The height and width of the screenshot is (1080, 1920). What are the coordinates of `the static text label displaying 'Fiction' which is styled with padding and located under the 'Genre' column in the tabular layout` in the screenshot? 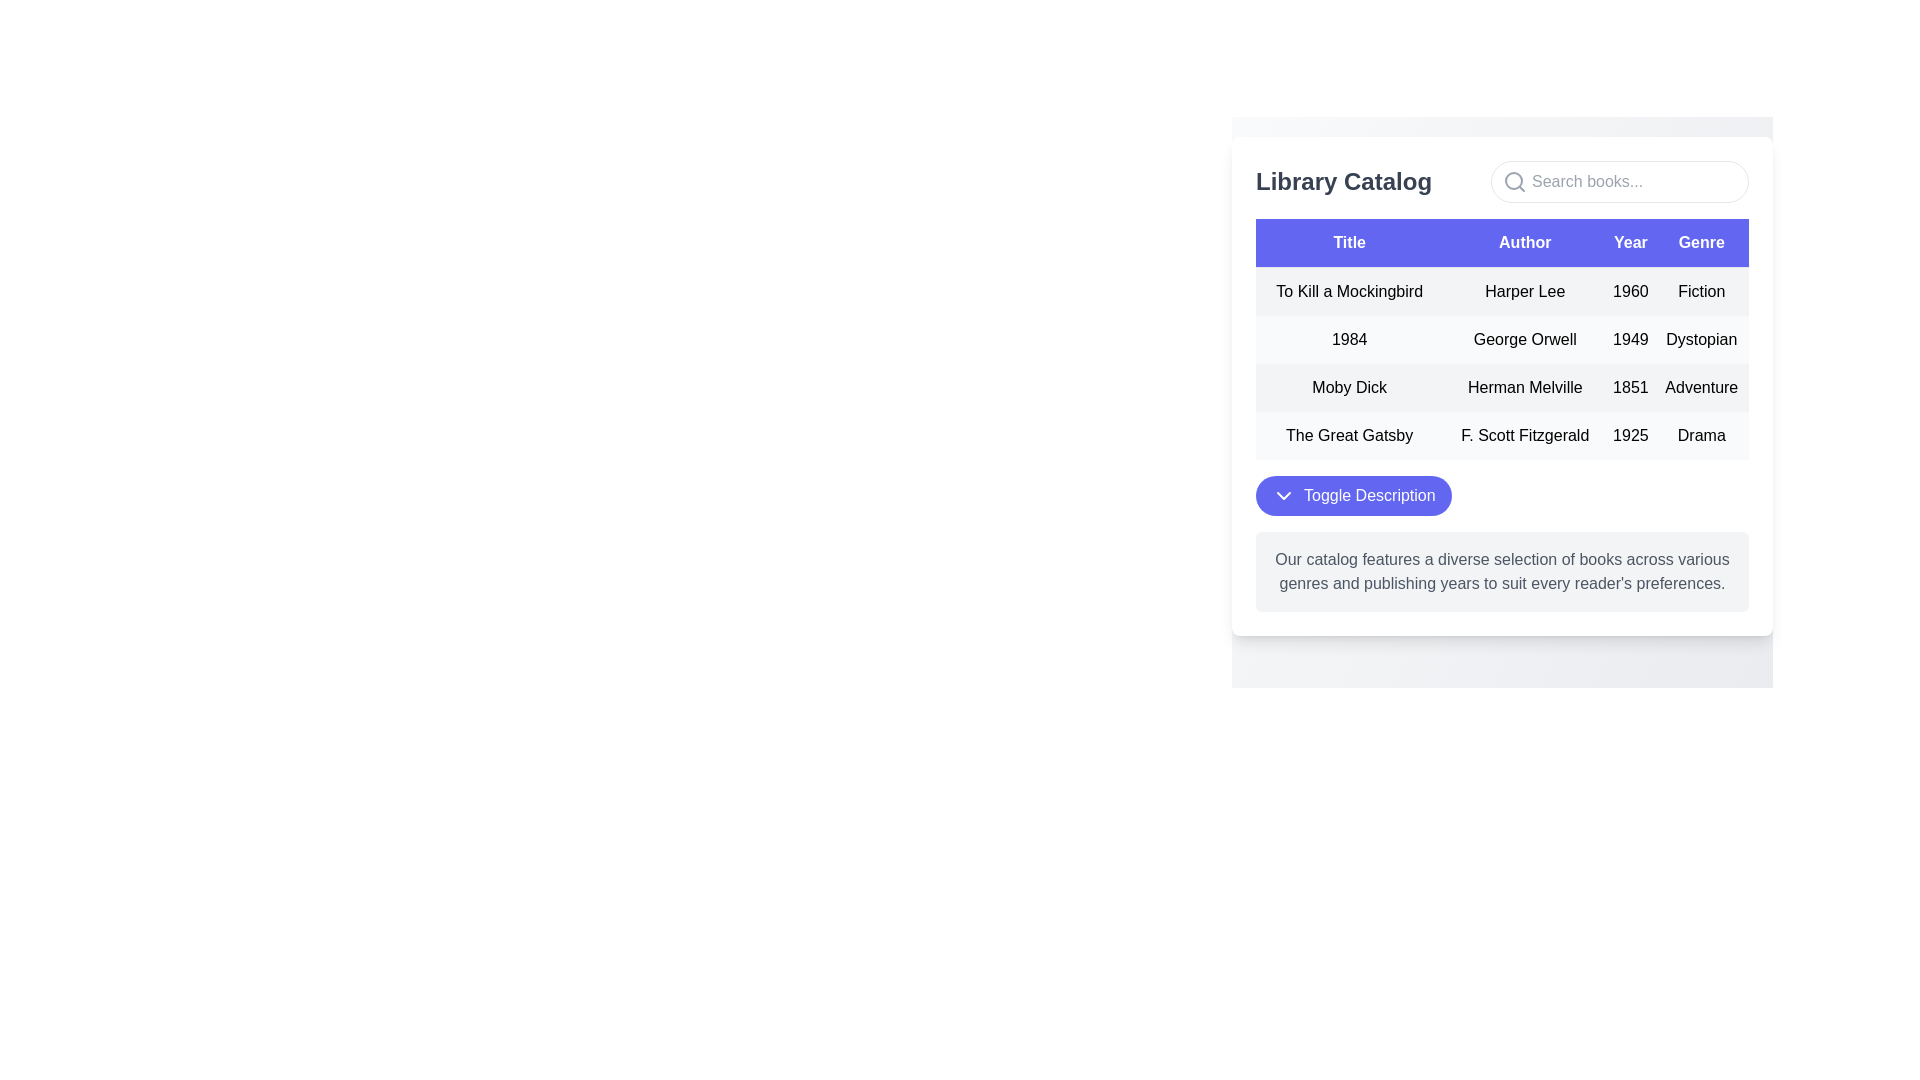 It's located at (1700, 291).